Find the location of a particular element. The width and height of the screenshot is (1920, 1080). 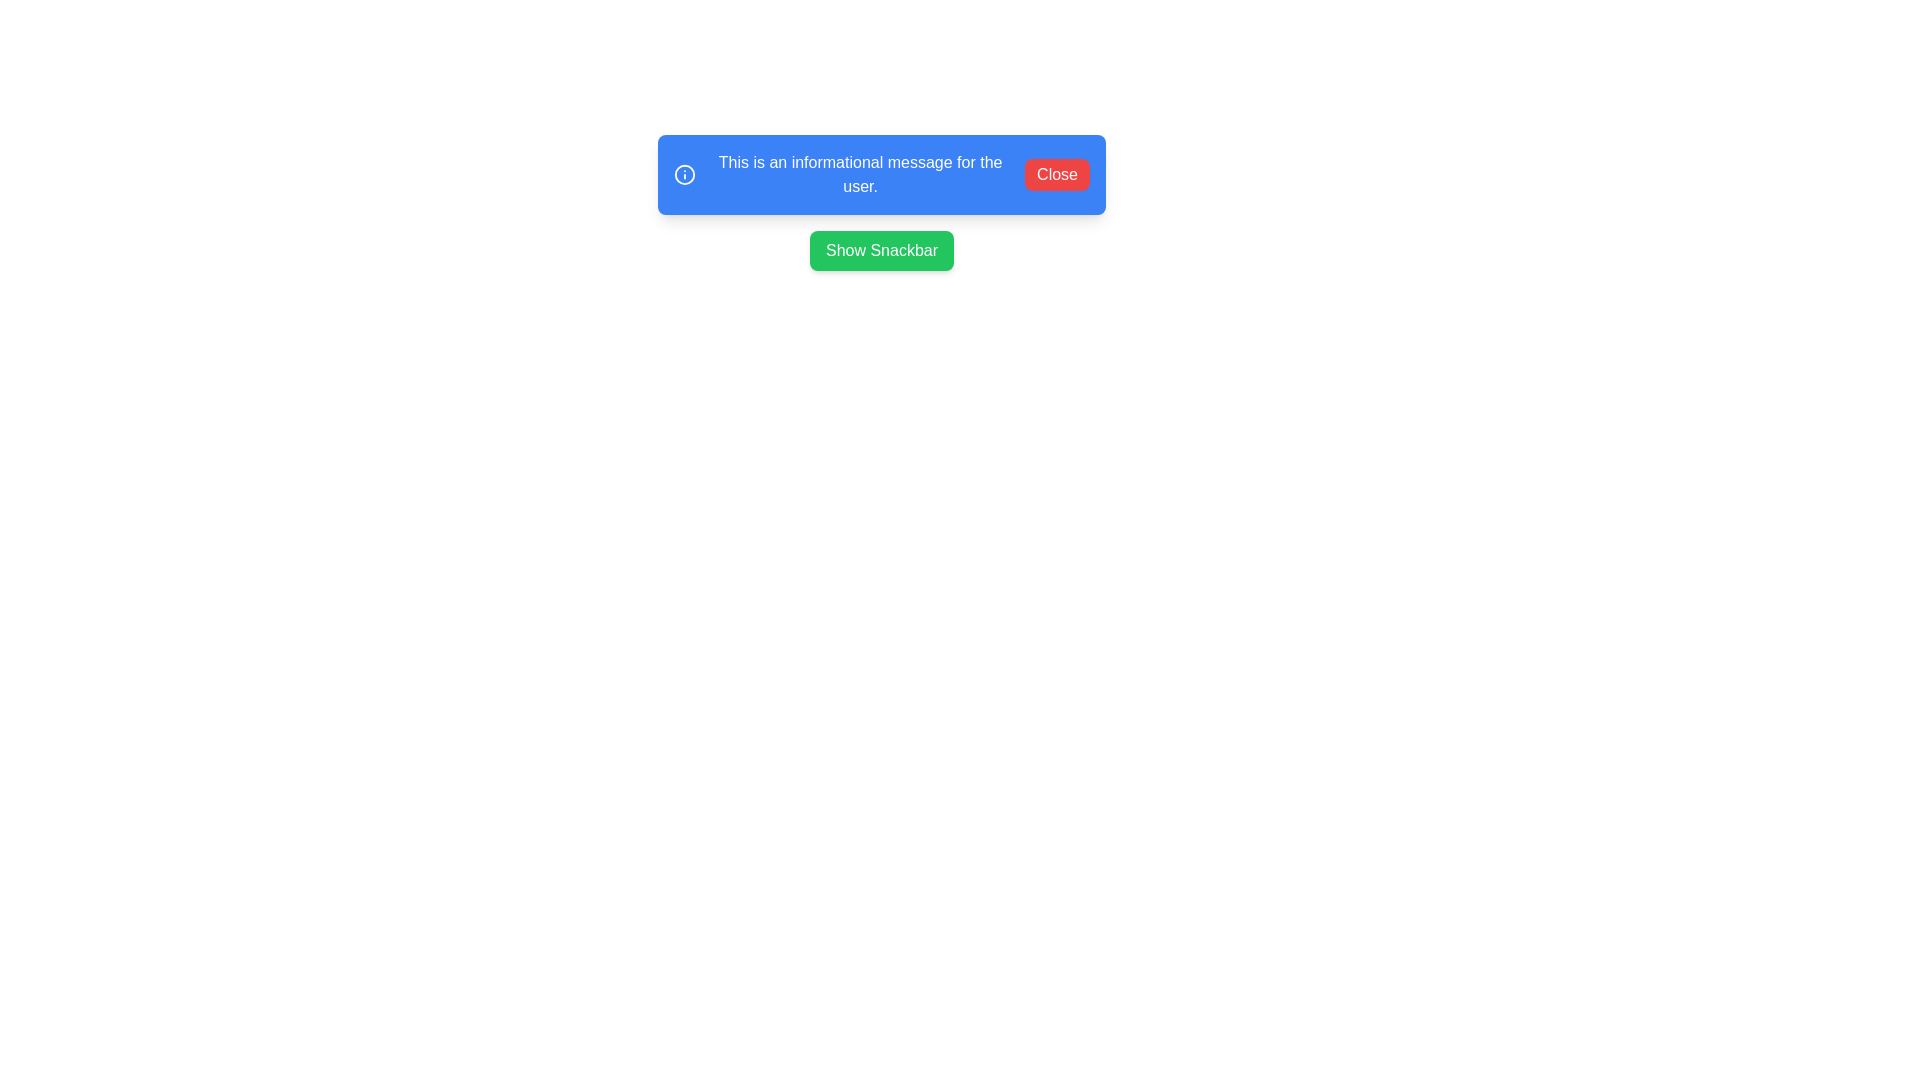

'Close' button to close the snackbar is located at coordinates (1056, 173).